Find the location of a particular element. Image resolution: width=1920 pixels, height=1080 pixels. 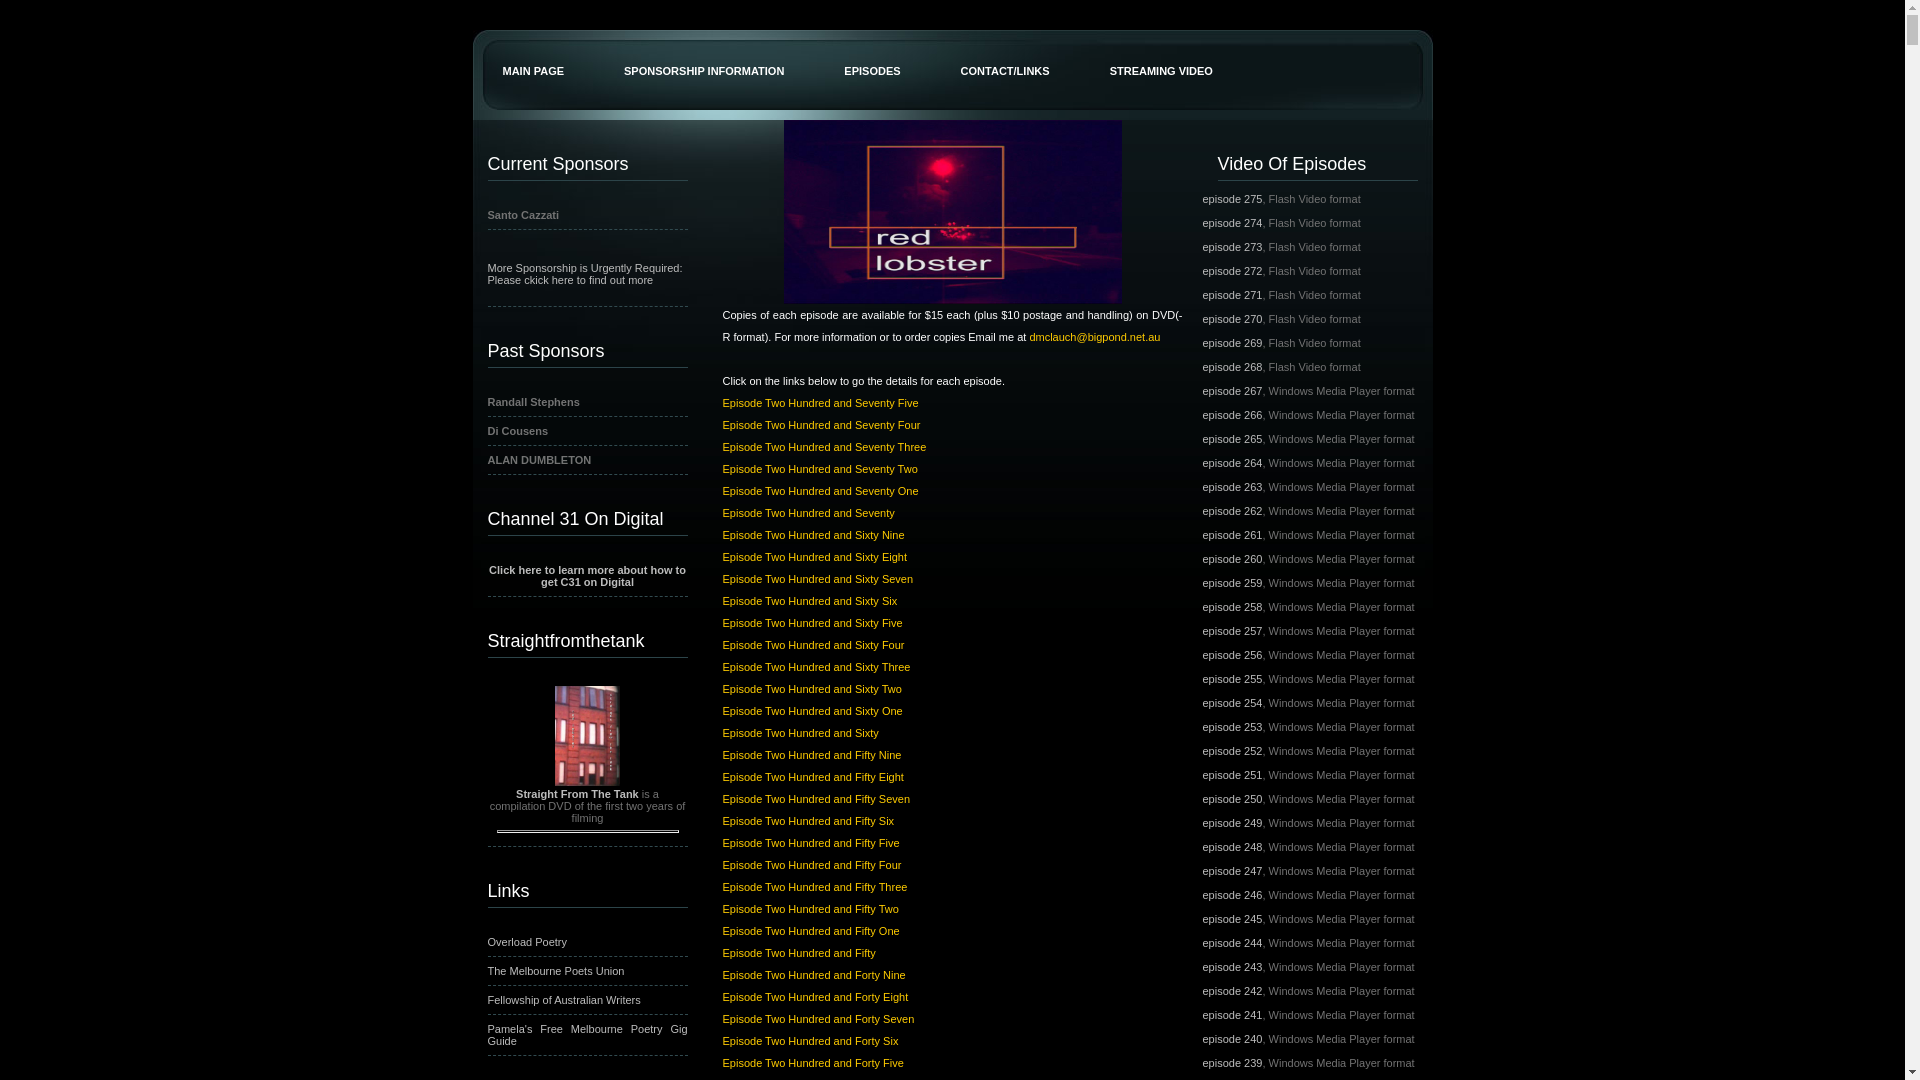

'Episode Two Hundred and Forty Six' is located at coordinates (810, 1040).